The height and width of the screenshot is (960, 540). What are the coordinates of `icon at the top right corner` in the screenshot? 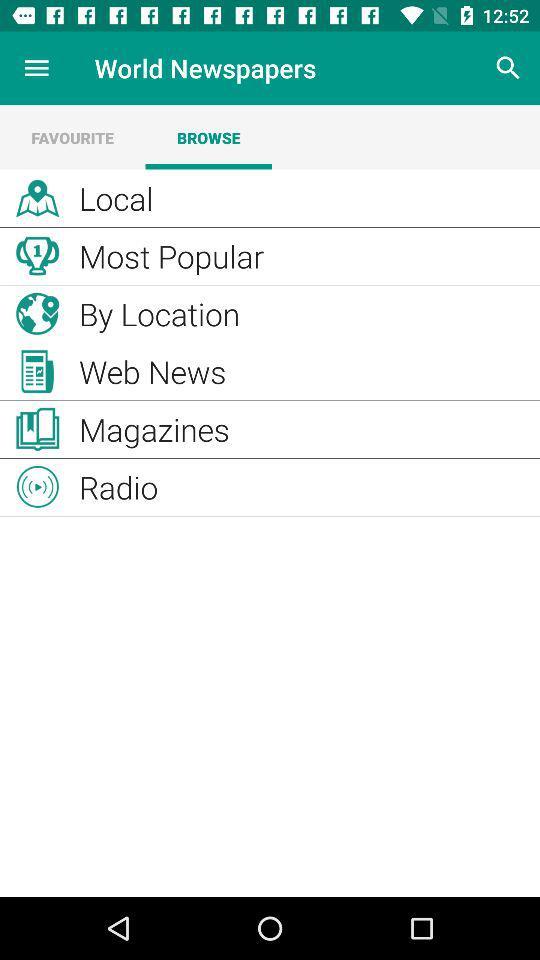 It's located at (508, 68).